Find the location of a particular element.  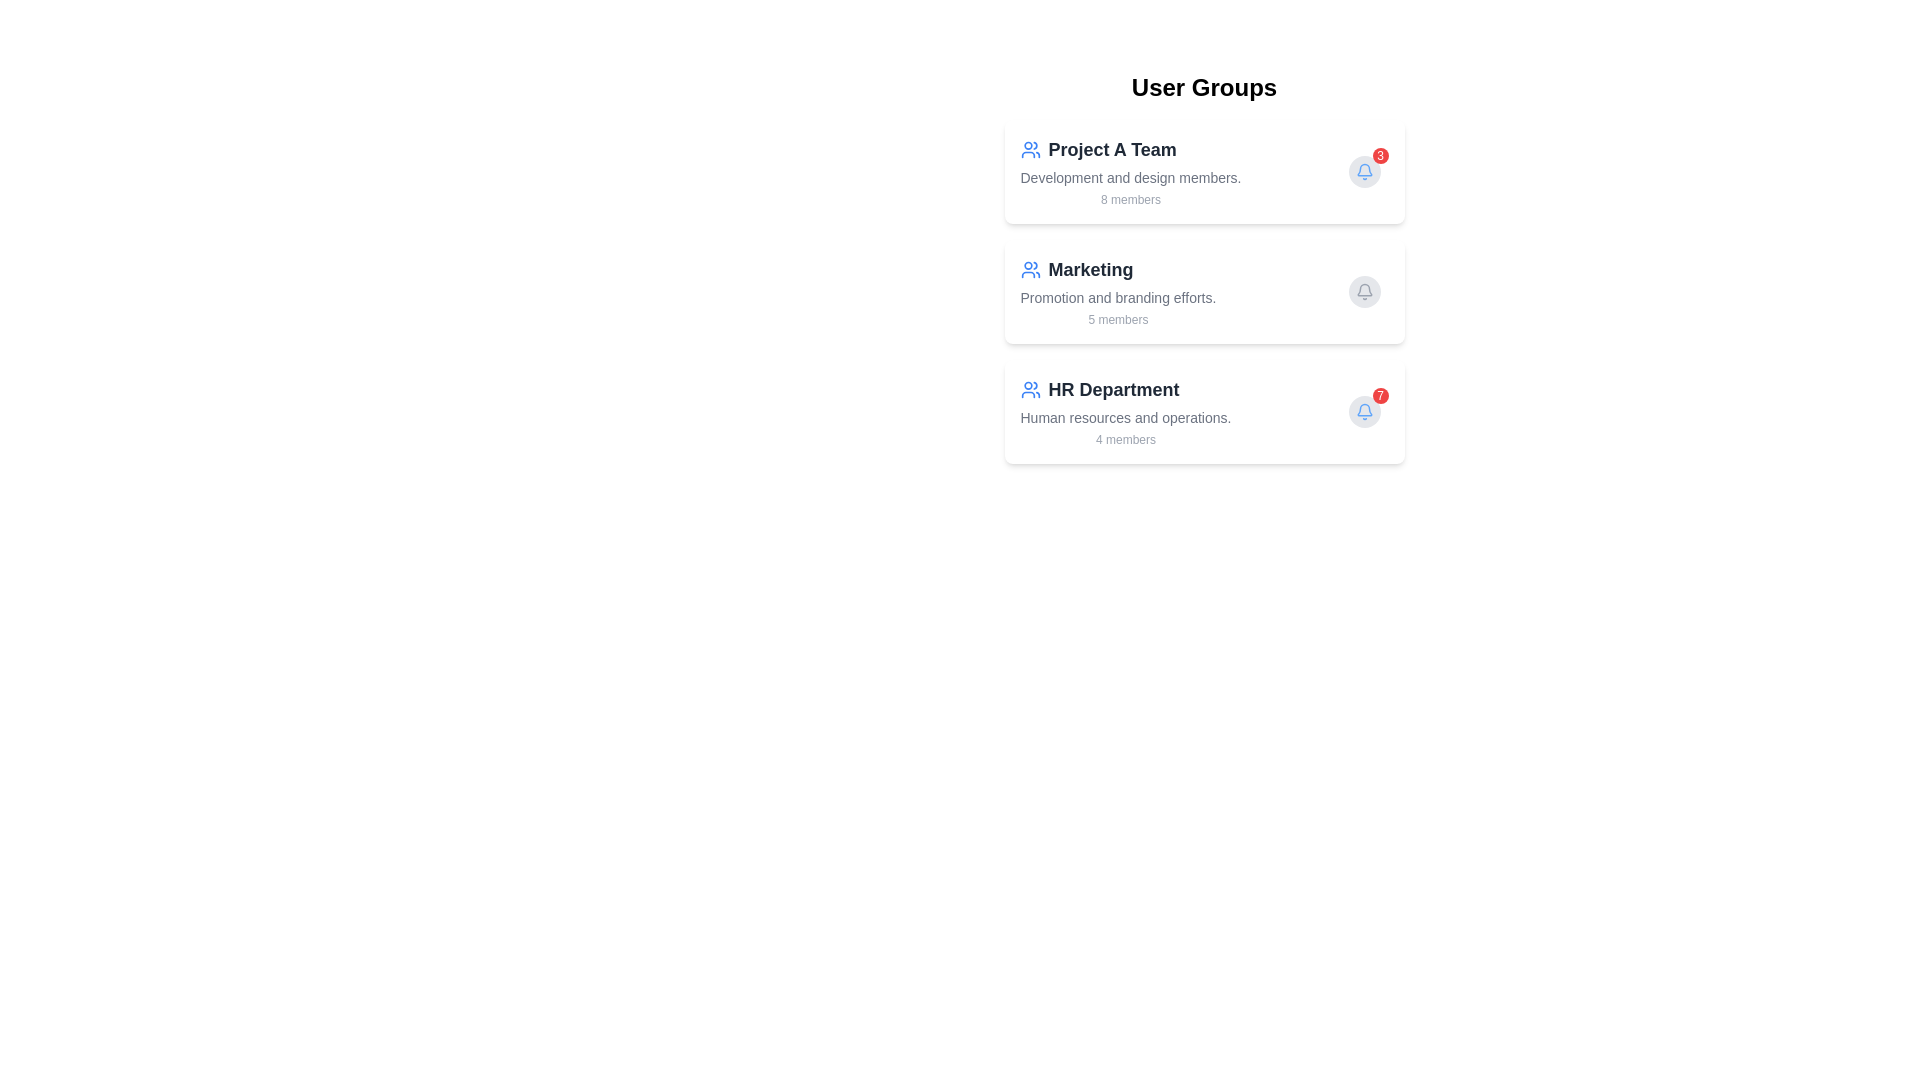

the notification icon of the group HR Department to view its details is located at coordinates (1363, 411).